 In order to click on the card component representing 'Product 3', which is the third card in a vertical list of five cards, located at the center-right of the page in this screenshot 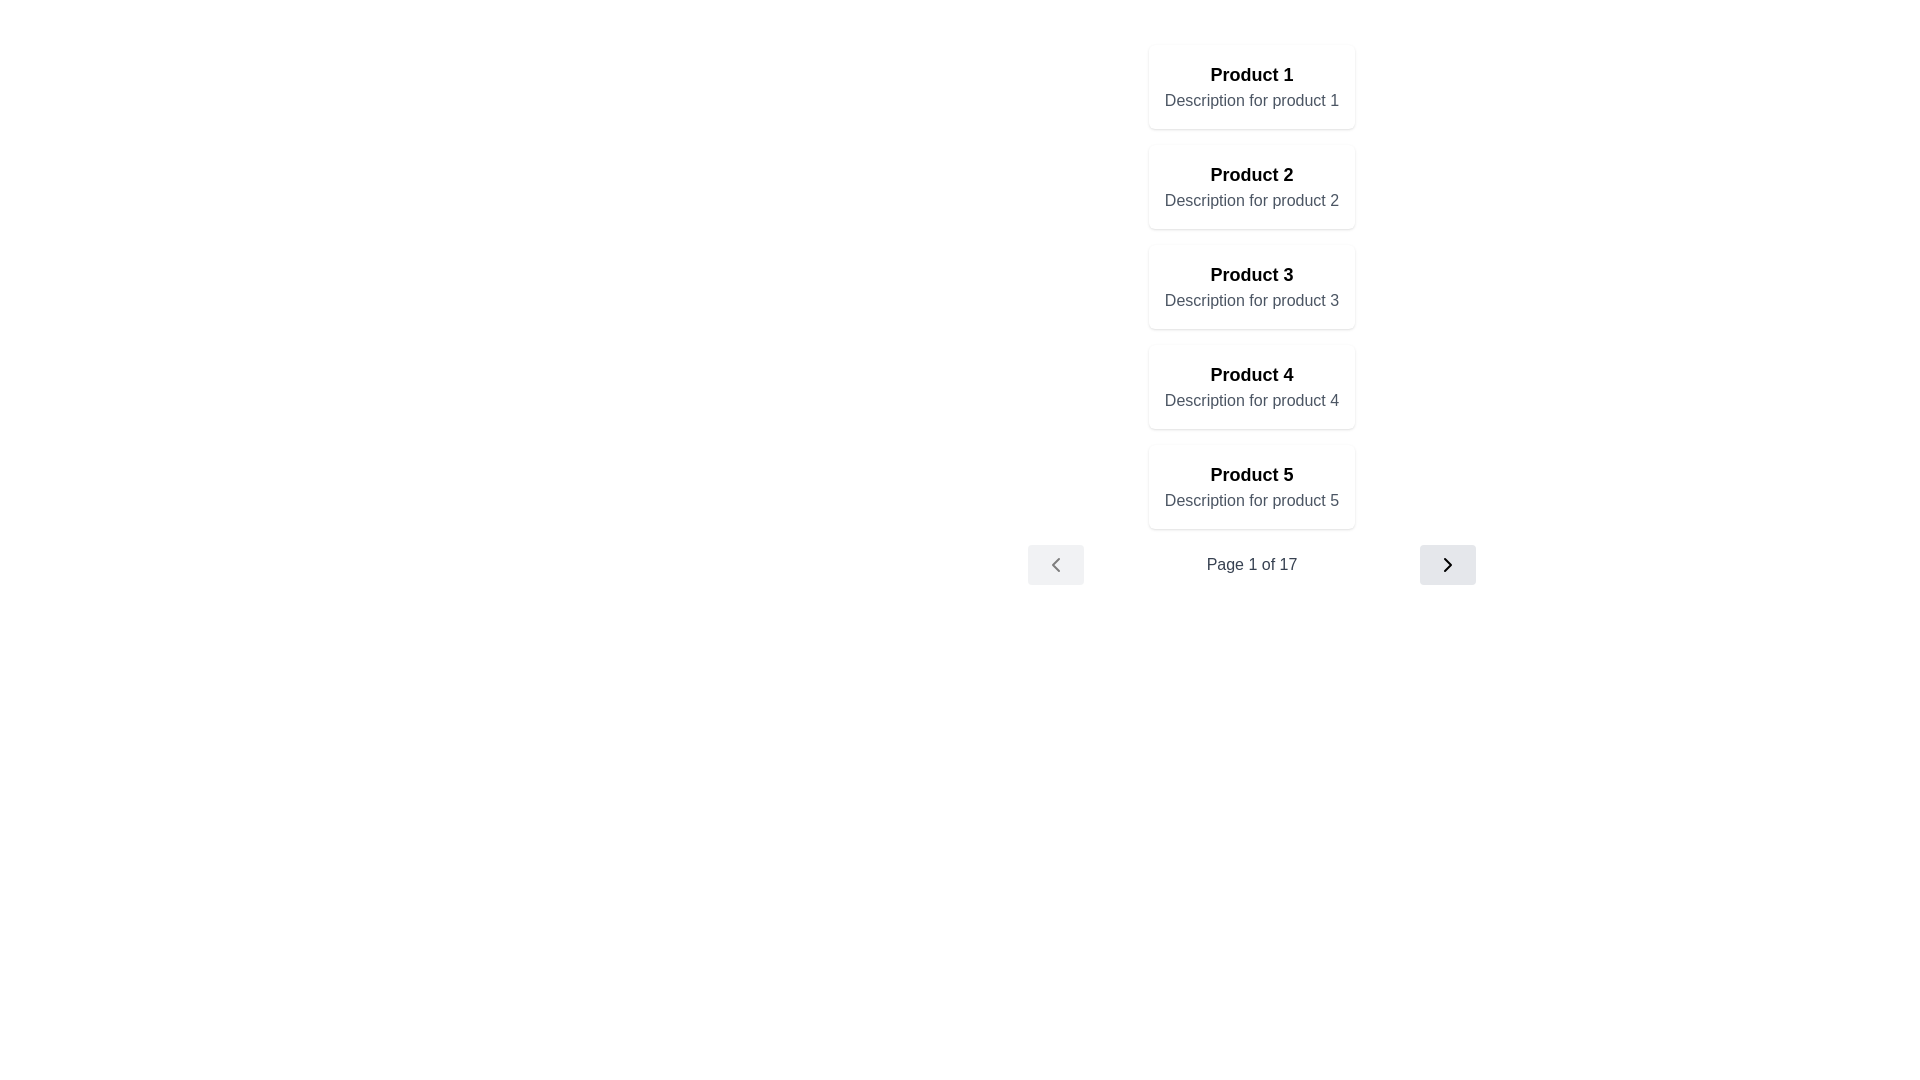, I will do `click(1251, 286)`.